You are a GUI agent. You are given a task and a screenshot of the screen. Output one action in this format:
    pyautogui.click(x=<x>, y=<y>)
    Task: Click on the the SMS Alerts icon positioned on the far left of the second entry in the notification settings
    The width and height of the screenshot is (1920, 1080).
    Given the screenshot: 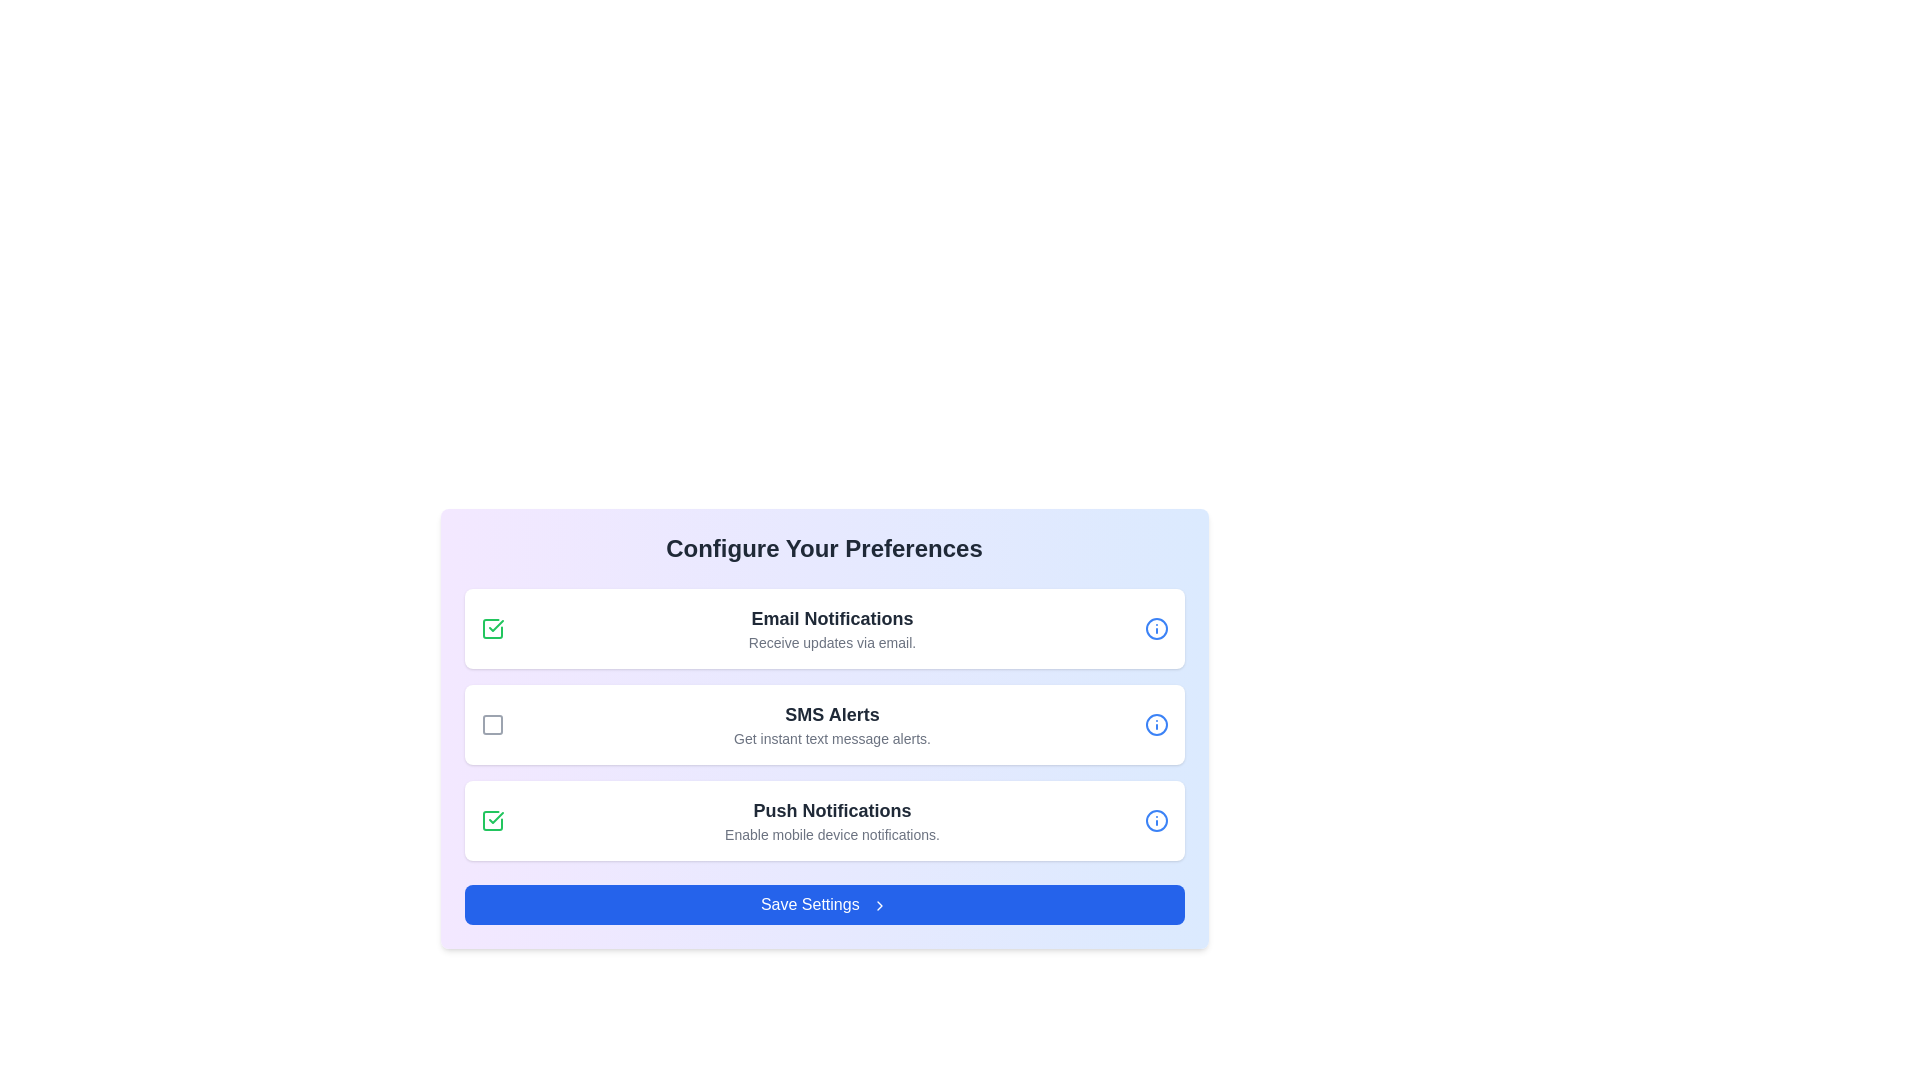 What is the action you would take?
    pyautogui.click(x=492, y=725)
    